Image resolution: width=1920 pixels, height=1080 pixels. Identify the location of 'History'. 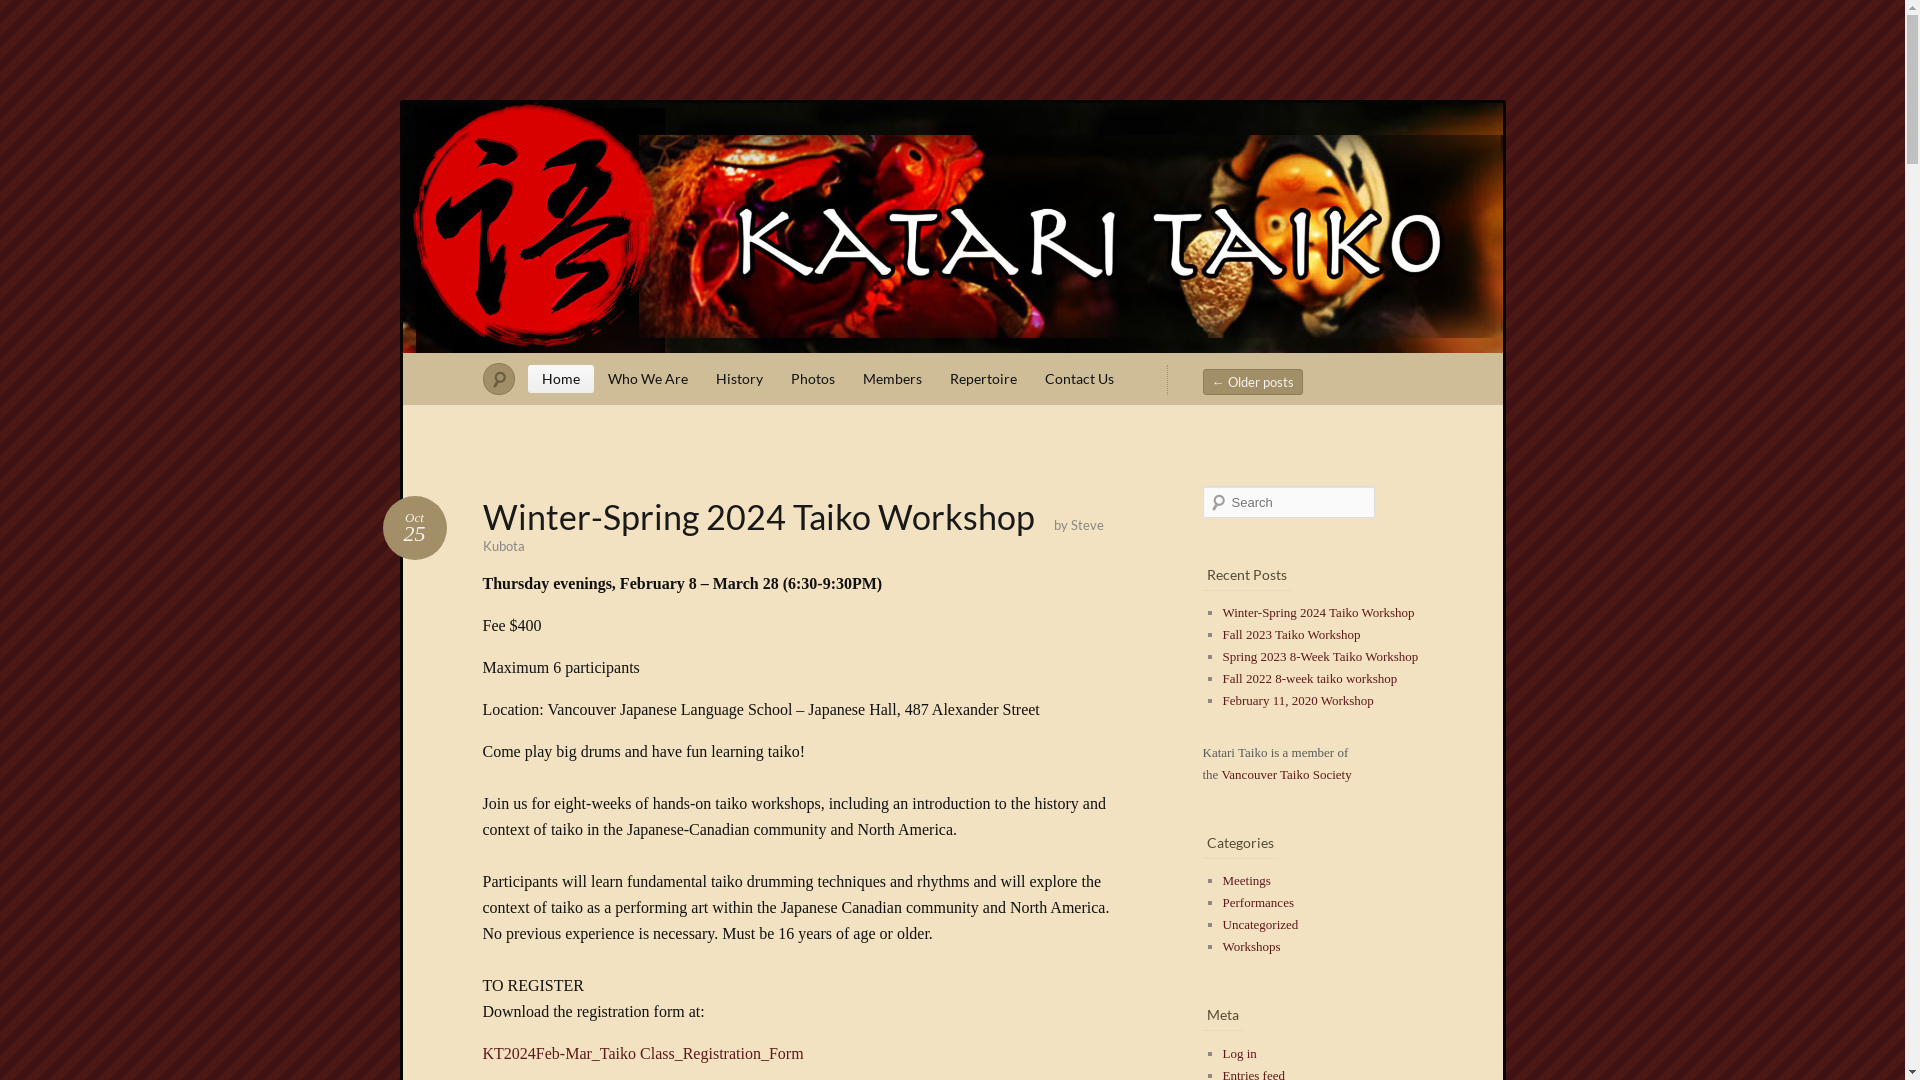
(738, 378).